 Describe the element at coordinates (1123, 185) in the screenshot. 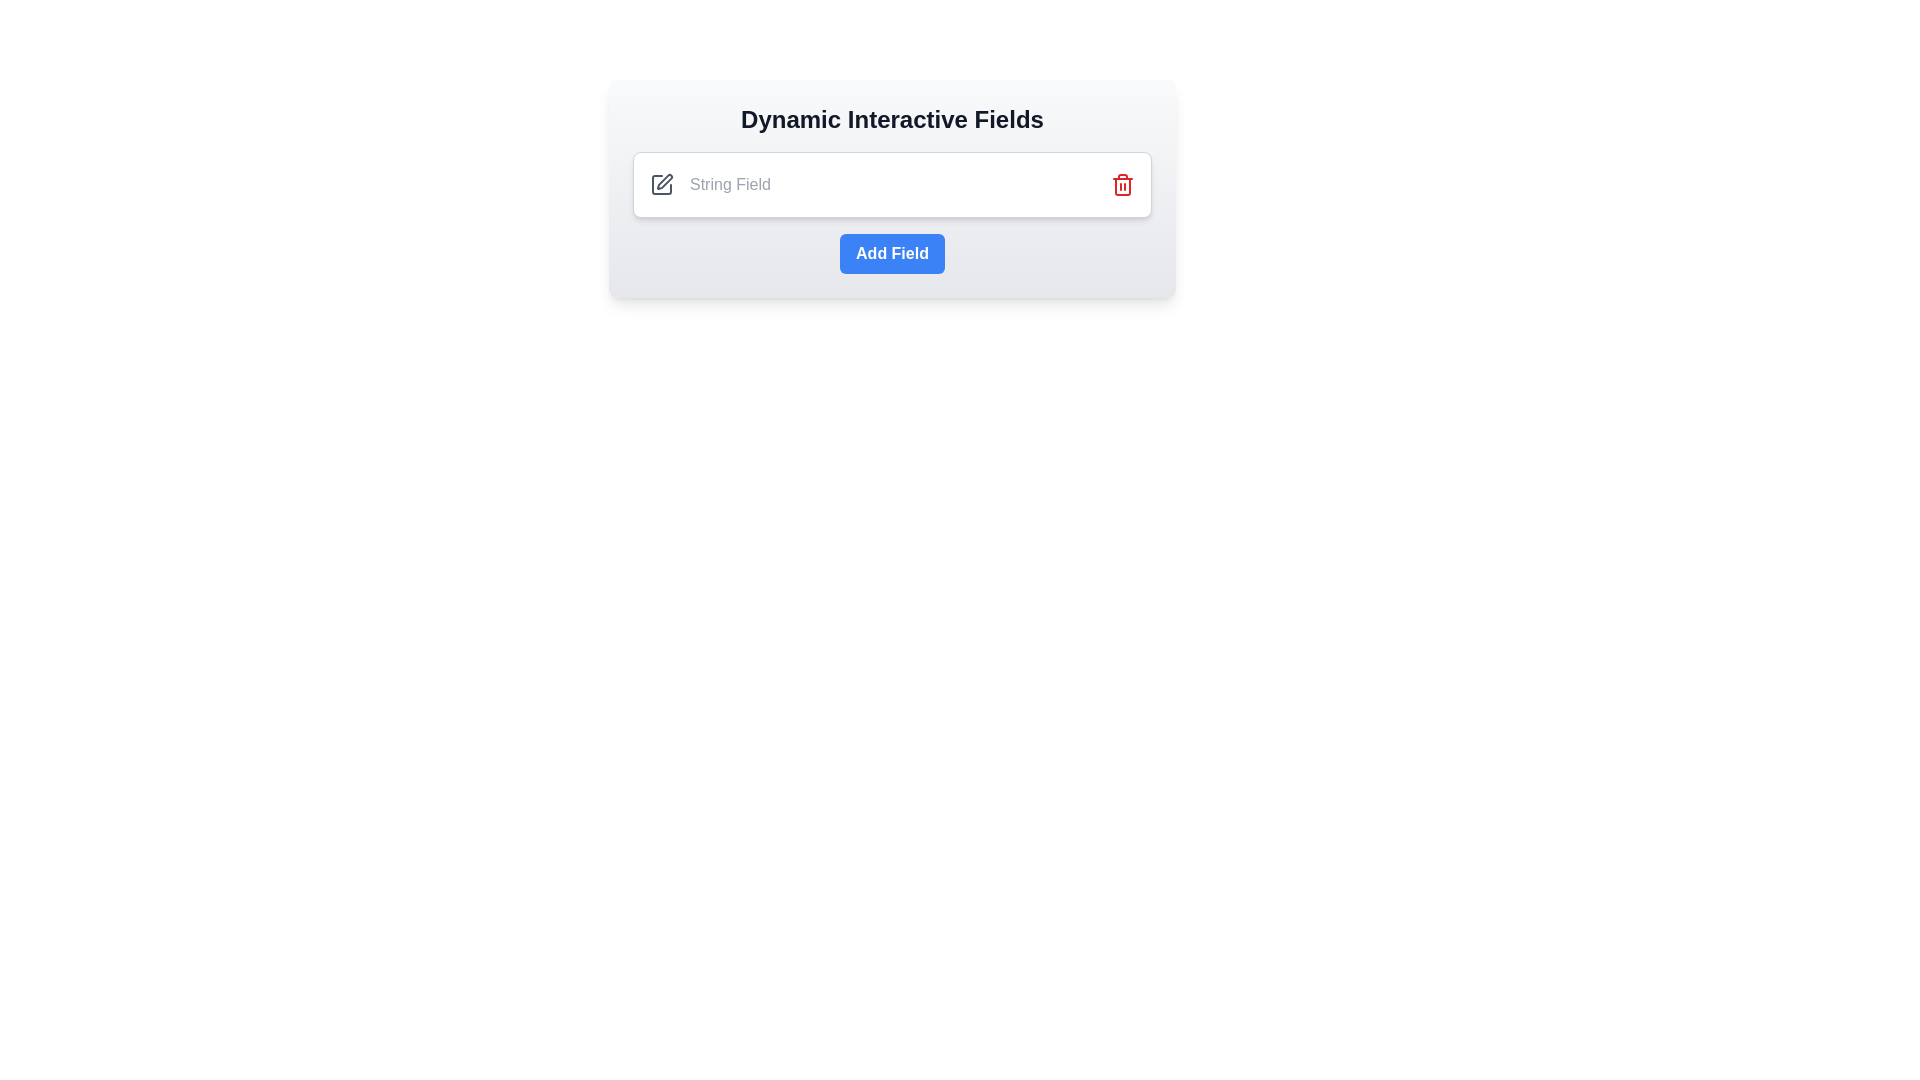

I see `the delete button represented as an SVG icon to observe a color change` at that location.